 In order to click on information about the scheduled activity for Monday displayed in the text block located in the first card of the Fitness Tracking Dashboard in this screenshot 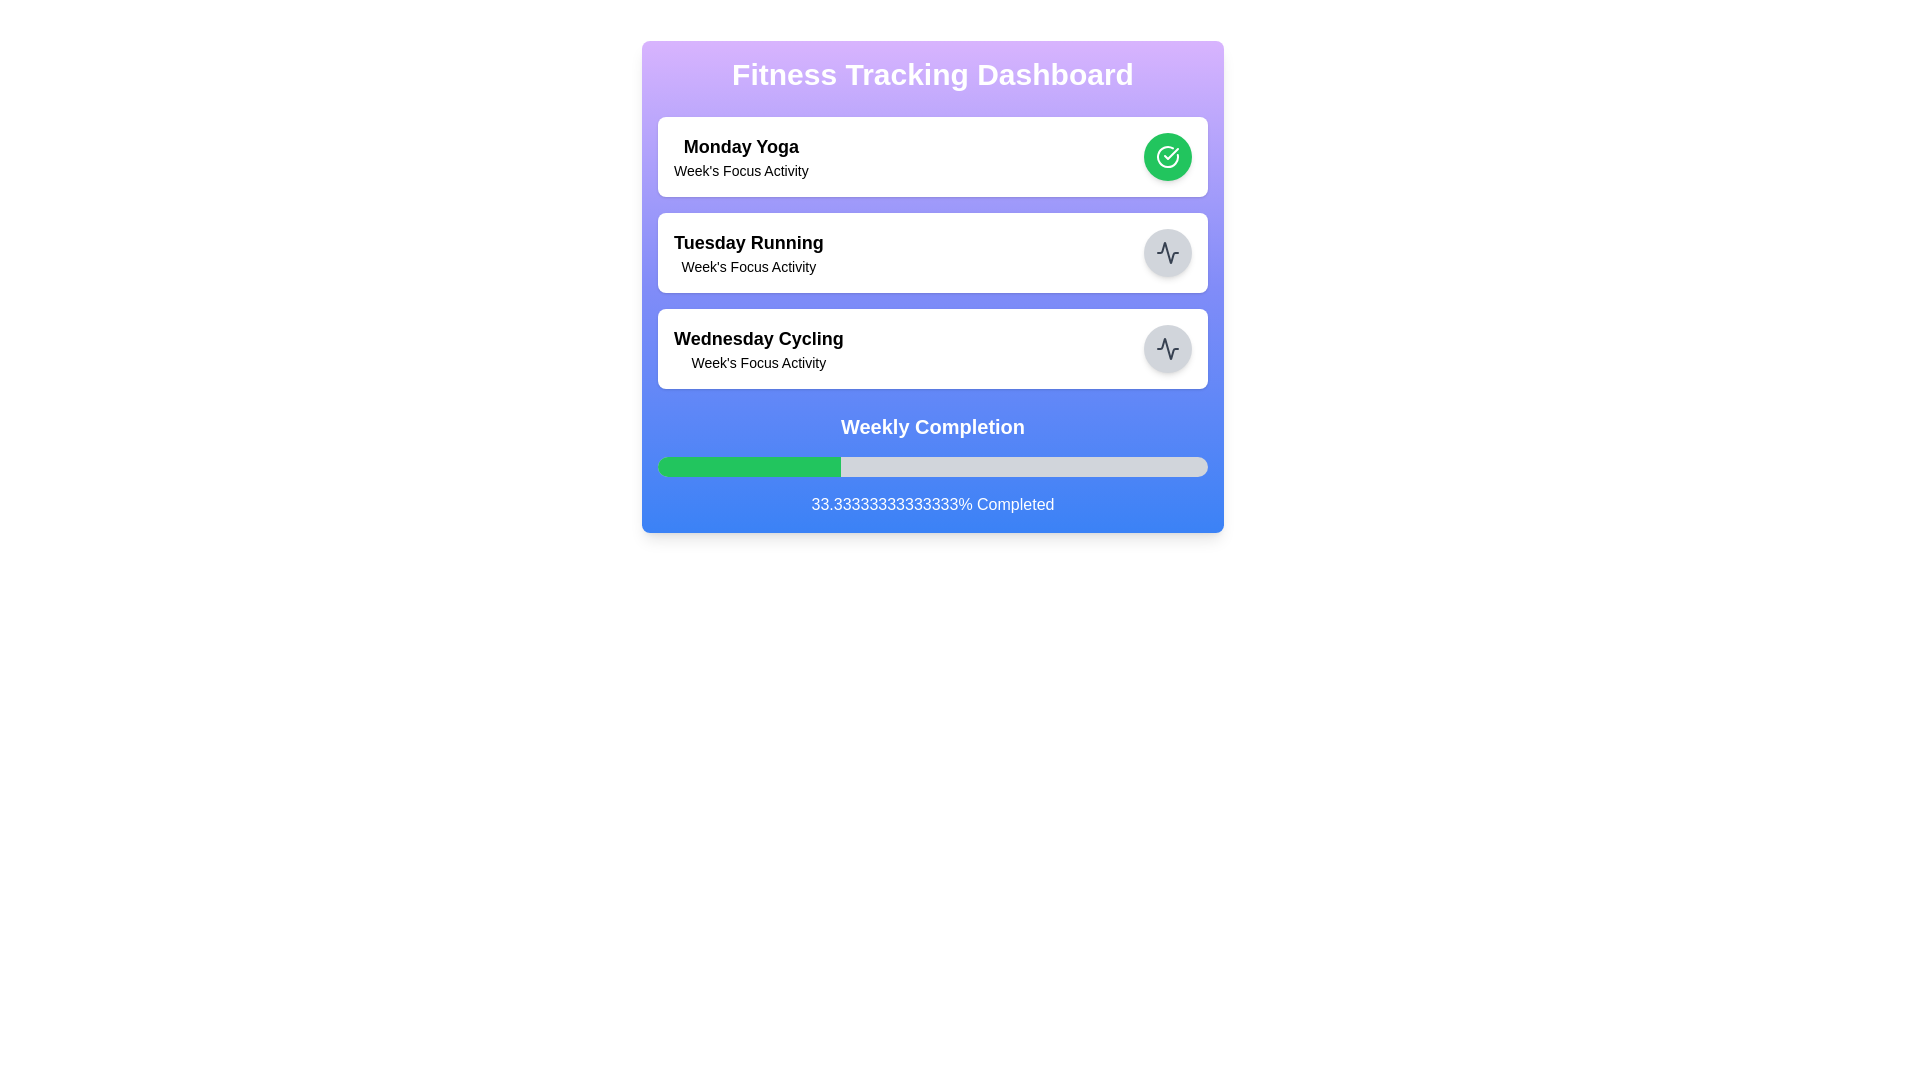, I will do `click(740, 156)`.